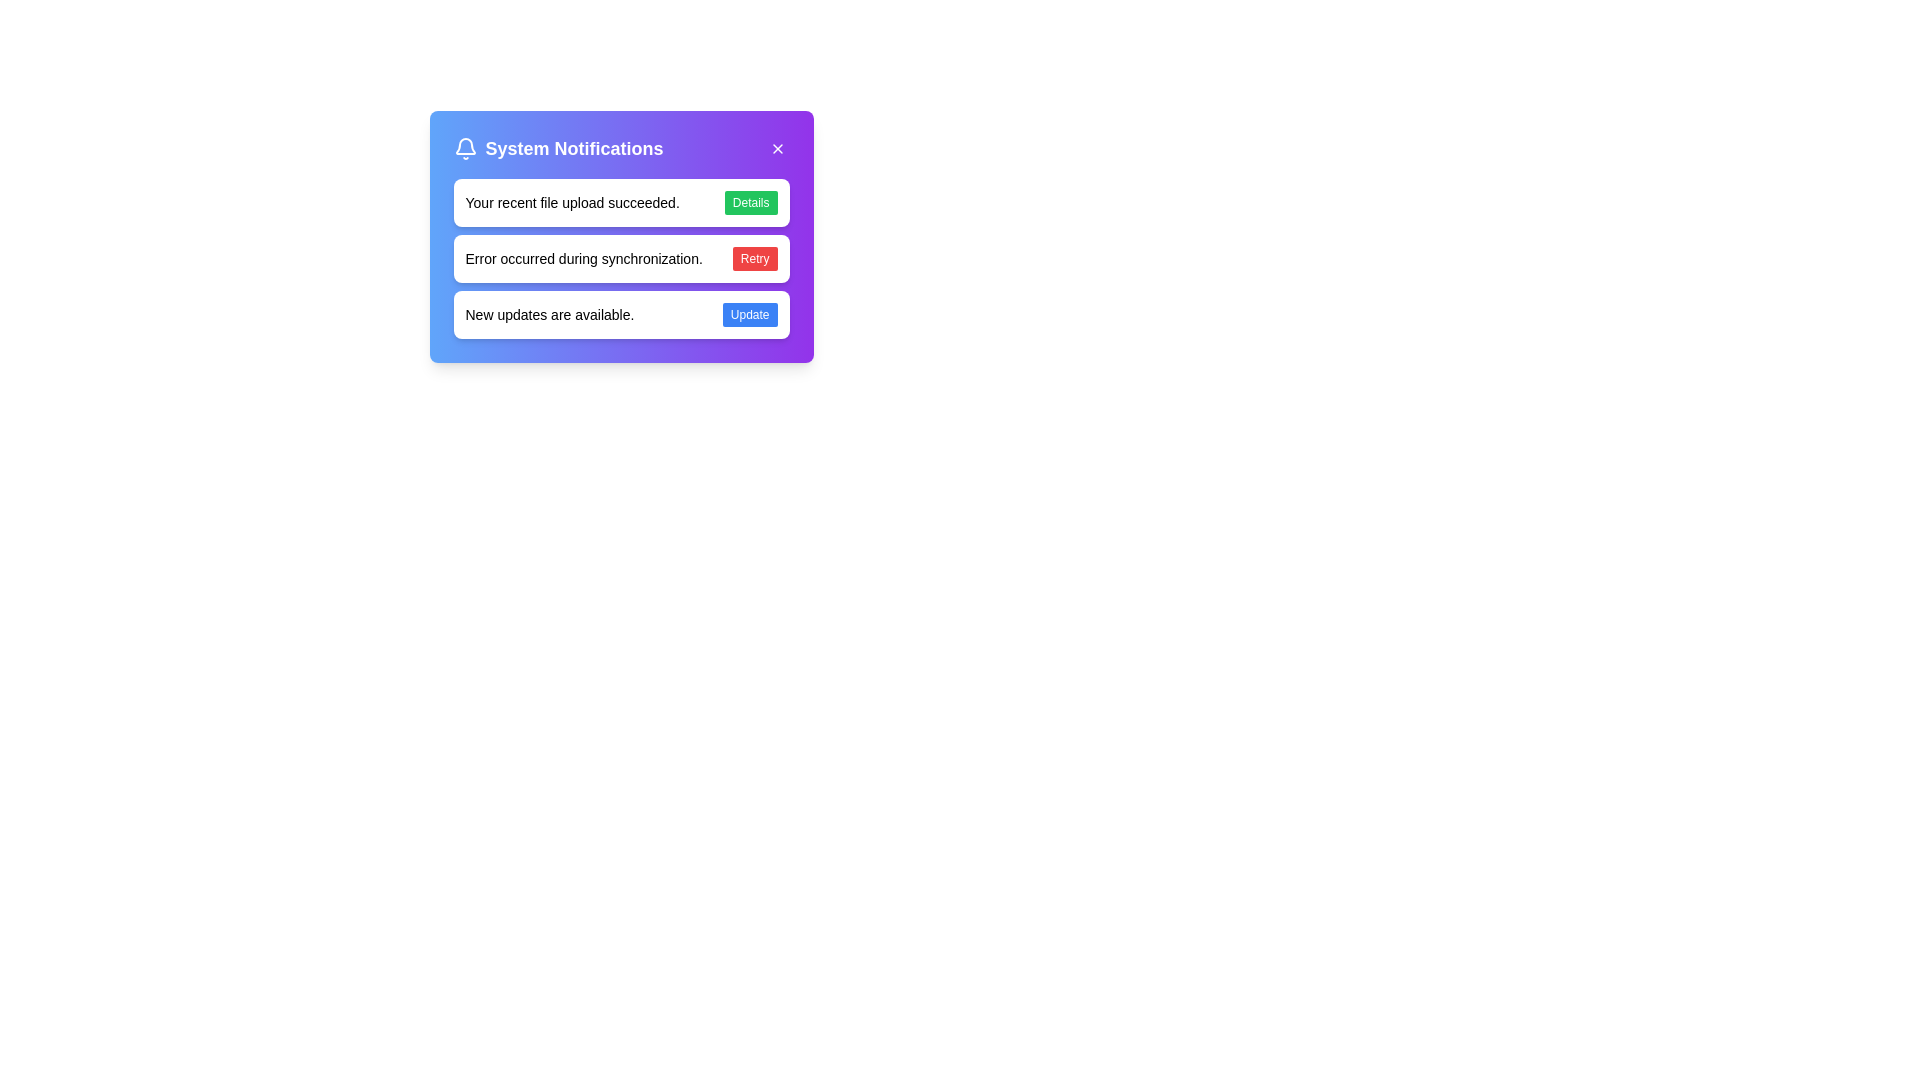 The height and width of the screenshot is (1080, 1920). Describe the element at coordinates (549, 315) in the screenshot. I see `text label displaying 'New updates are available.' which is positioned within a notification card near the bottom left, to the left of the 'Update' button` at that location.